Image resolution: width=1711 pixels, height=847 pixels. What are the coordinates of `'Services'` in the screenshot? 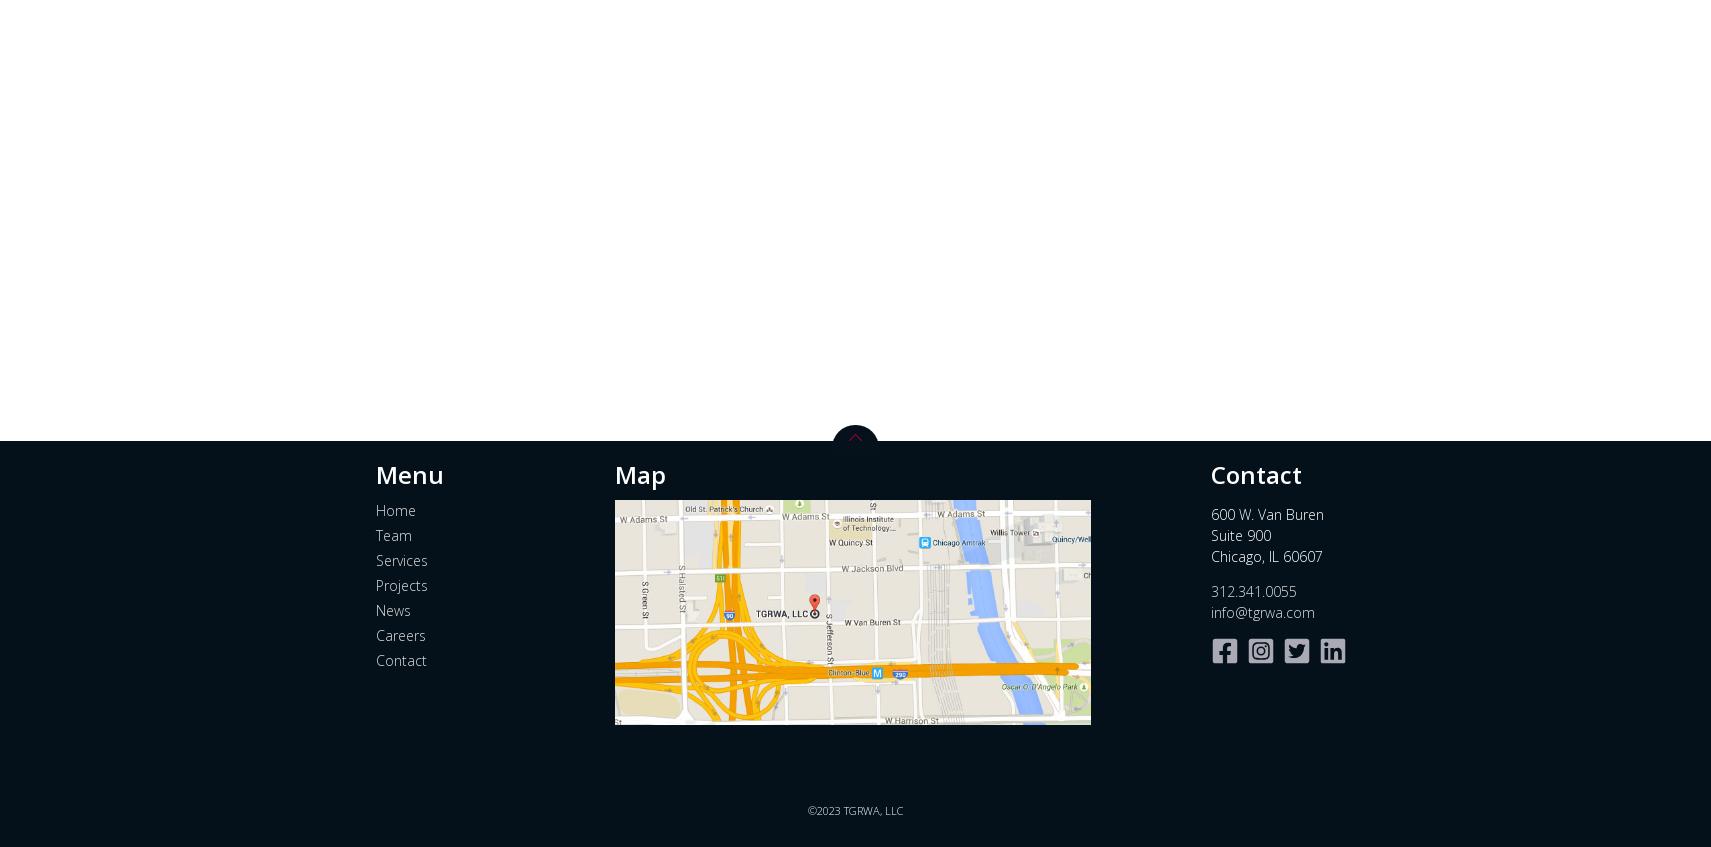 It's located at (401, 559).